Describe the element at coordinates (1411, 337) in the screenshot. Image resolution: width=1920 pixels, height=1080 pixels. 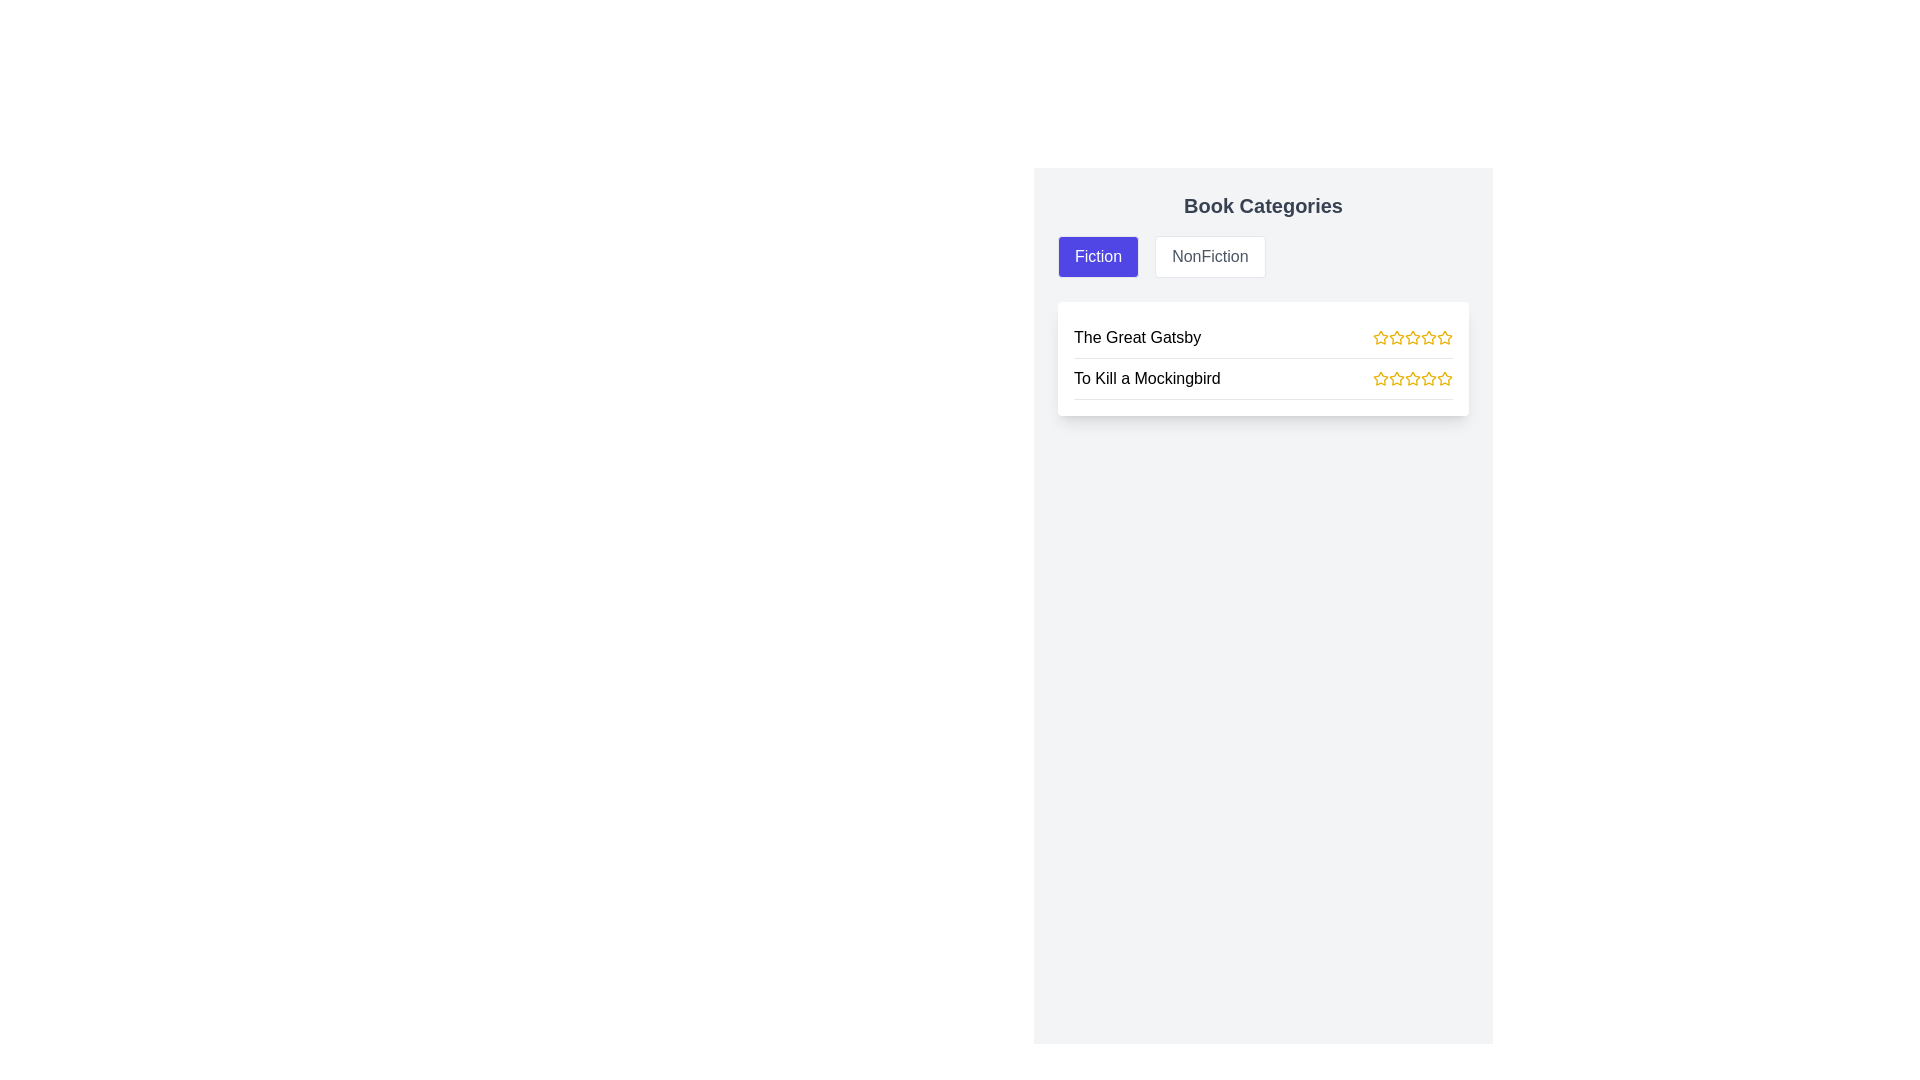
I see `the fourth yellow star in the rating system, located next to the title 'The Great Gatsby' in the Fiction category` at that location.